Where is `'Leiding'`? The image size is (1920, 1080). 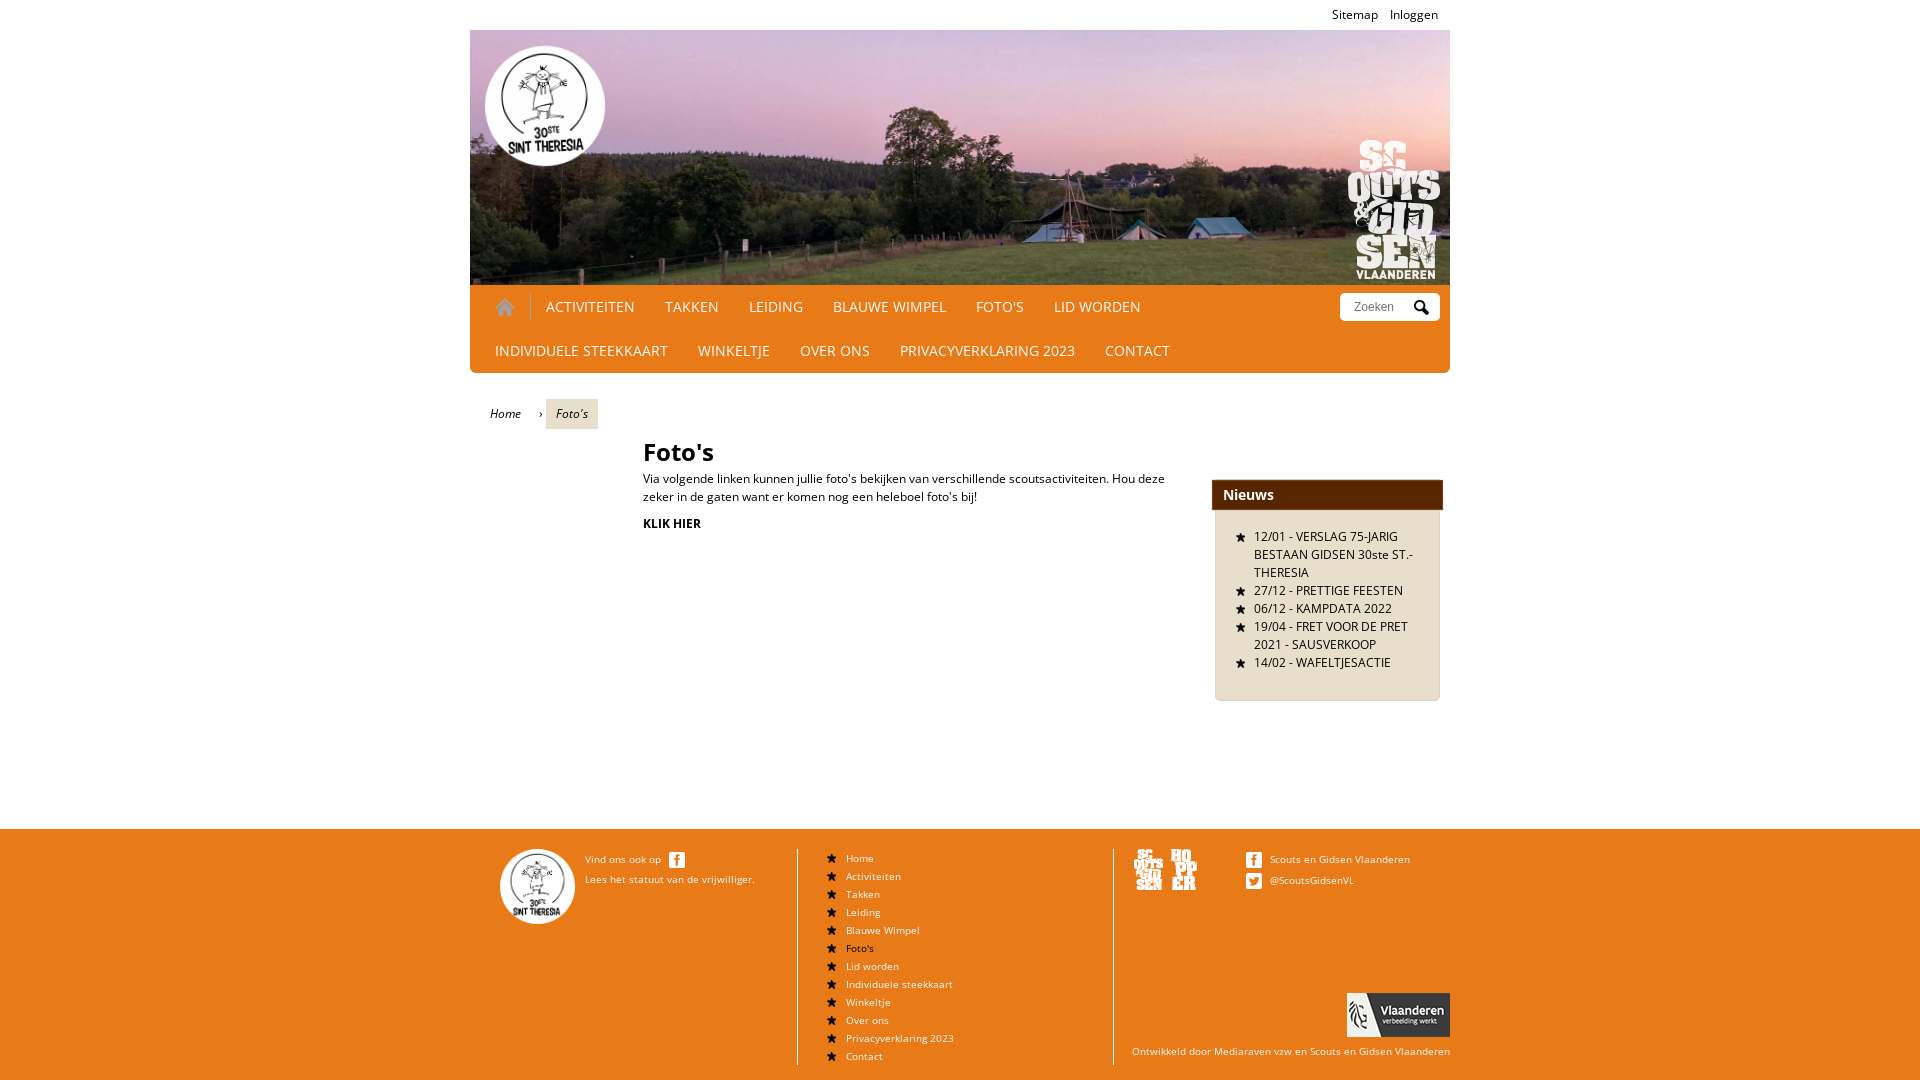 'Leiding' is located at coordinates (845, 911).